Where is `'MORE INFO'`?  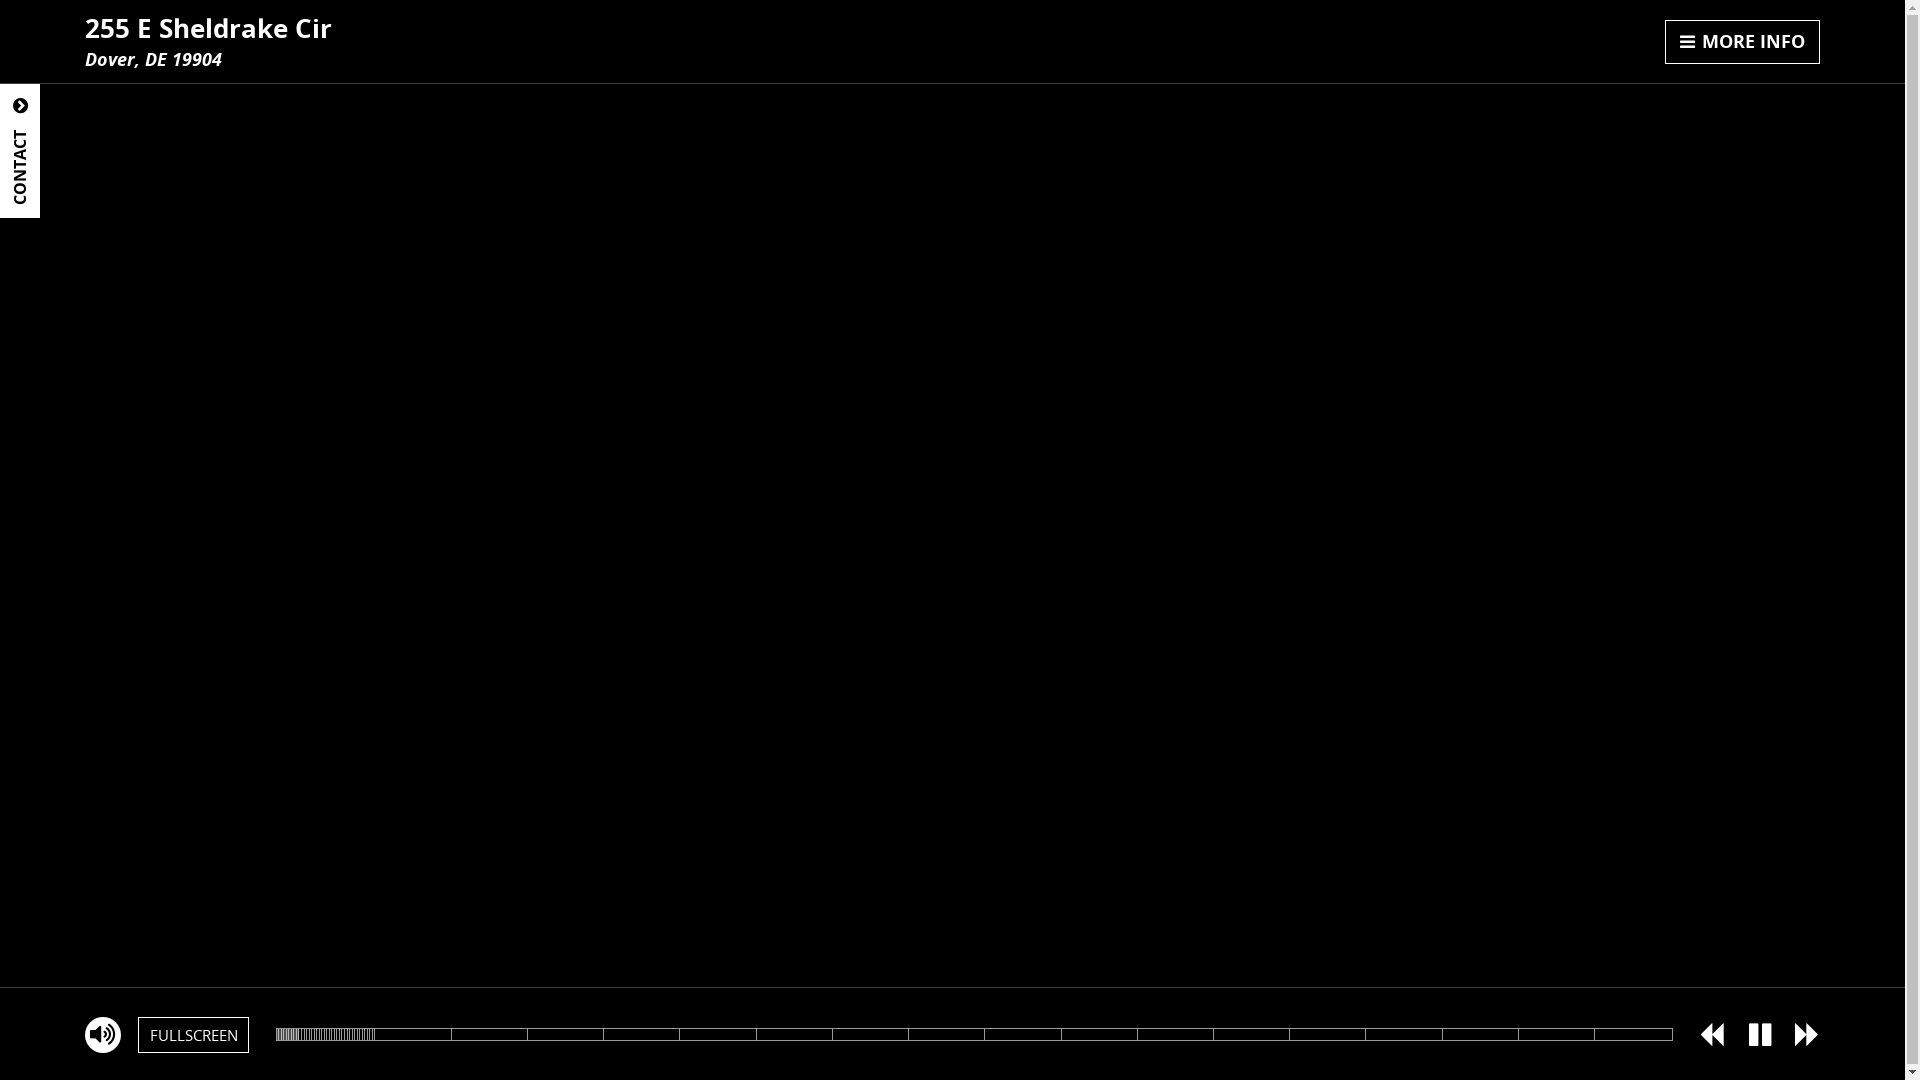
'MORE INFO' is located at coordinates (1741, 42).